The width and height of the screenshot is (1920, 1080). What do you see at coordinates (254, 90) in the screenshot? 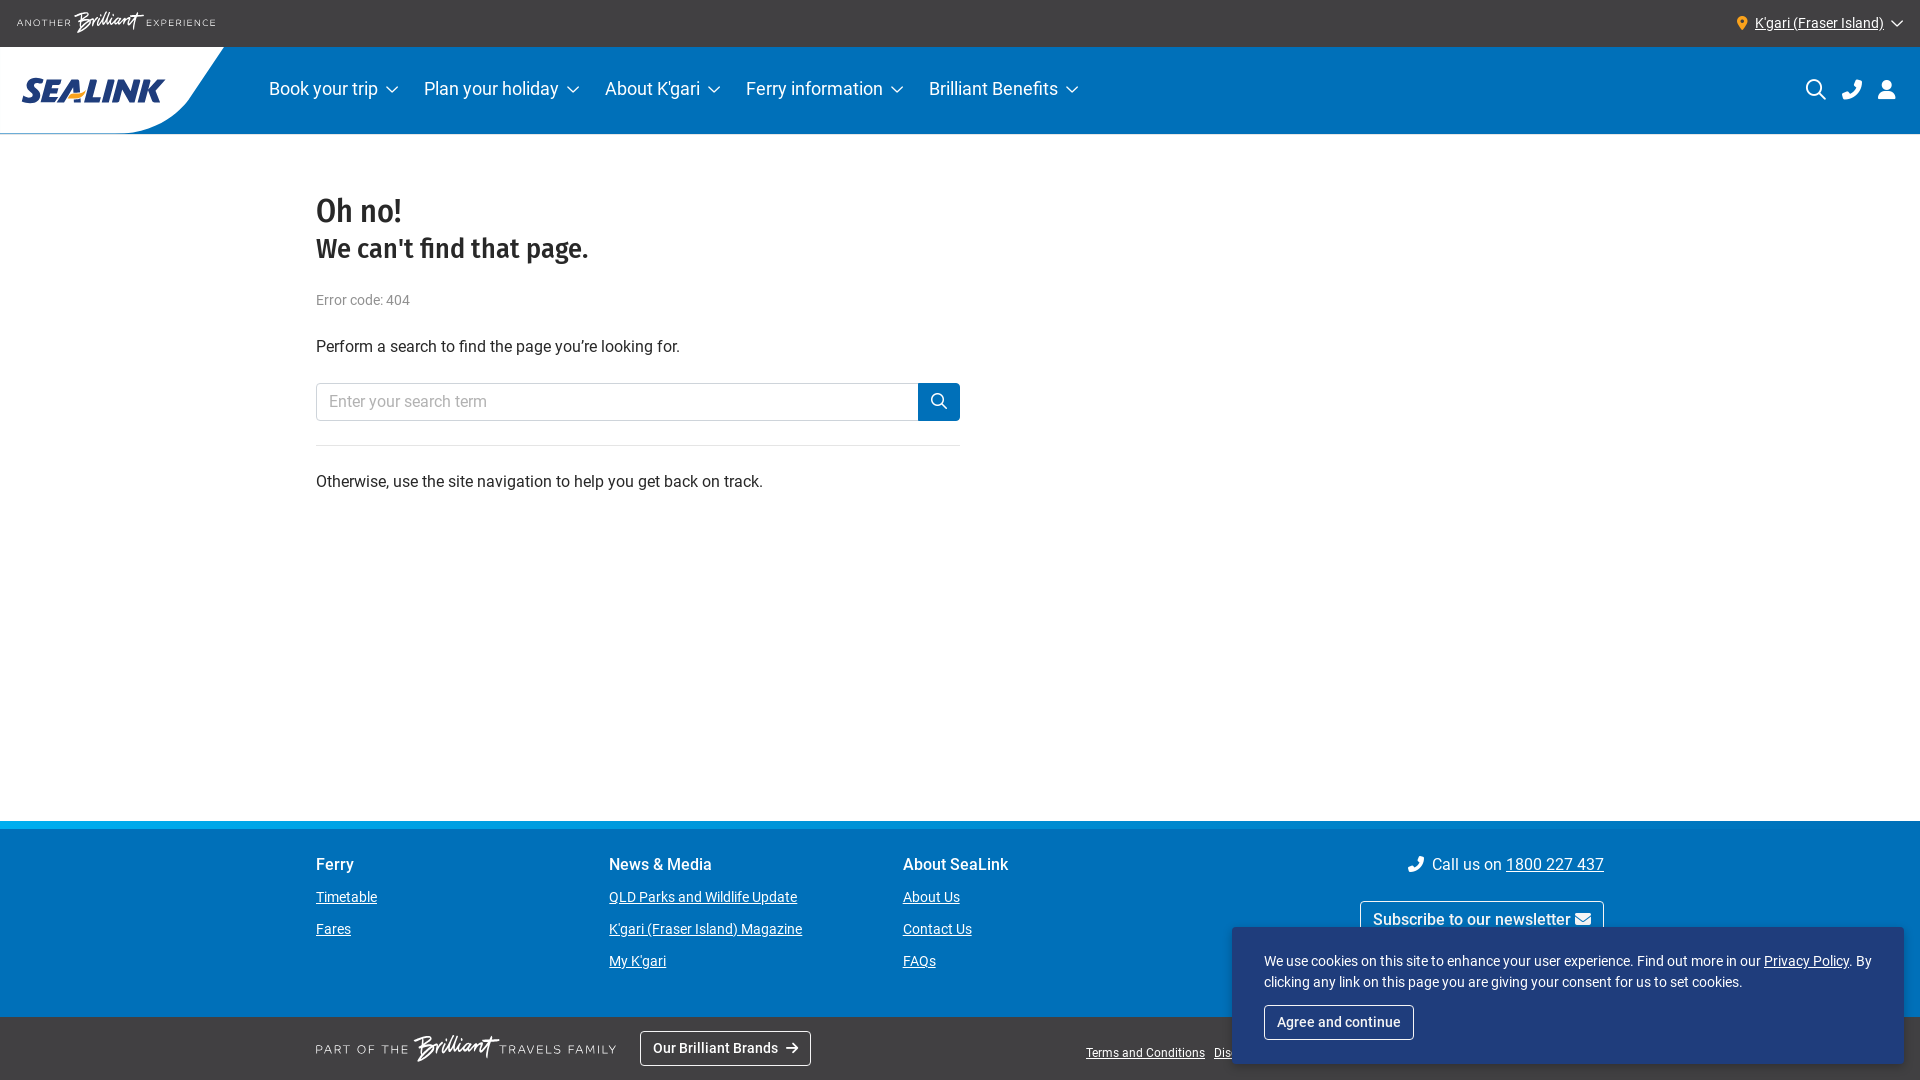
I see `'Book your trip'` at bounding box center [254, 90].